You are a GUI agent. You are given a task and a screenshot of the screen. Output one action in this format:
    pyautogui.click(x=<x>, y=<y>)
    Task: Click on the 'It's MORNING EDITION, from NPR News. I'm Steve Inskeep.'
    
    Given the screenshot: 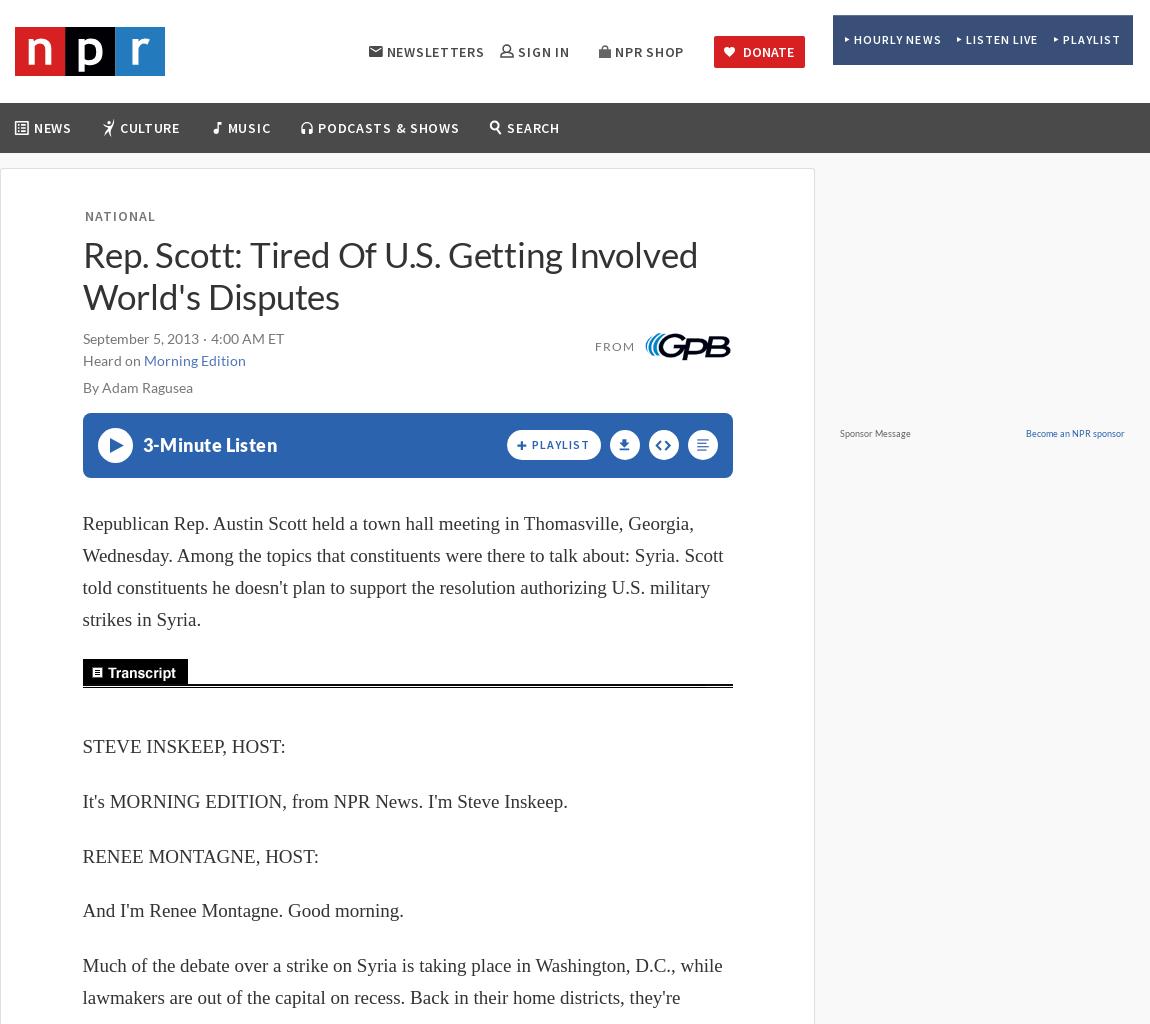 What is the action you would take?
    pyautogui.click(x=324, y=801)
    